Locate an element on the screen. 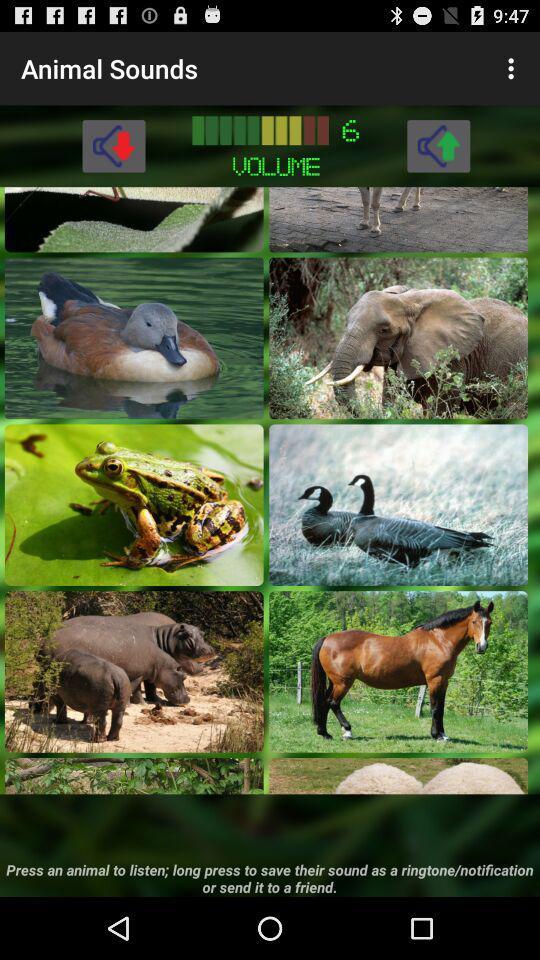 This screenshot has height=960, width=540. volume down is located at coordinates (113, 144).